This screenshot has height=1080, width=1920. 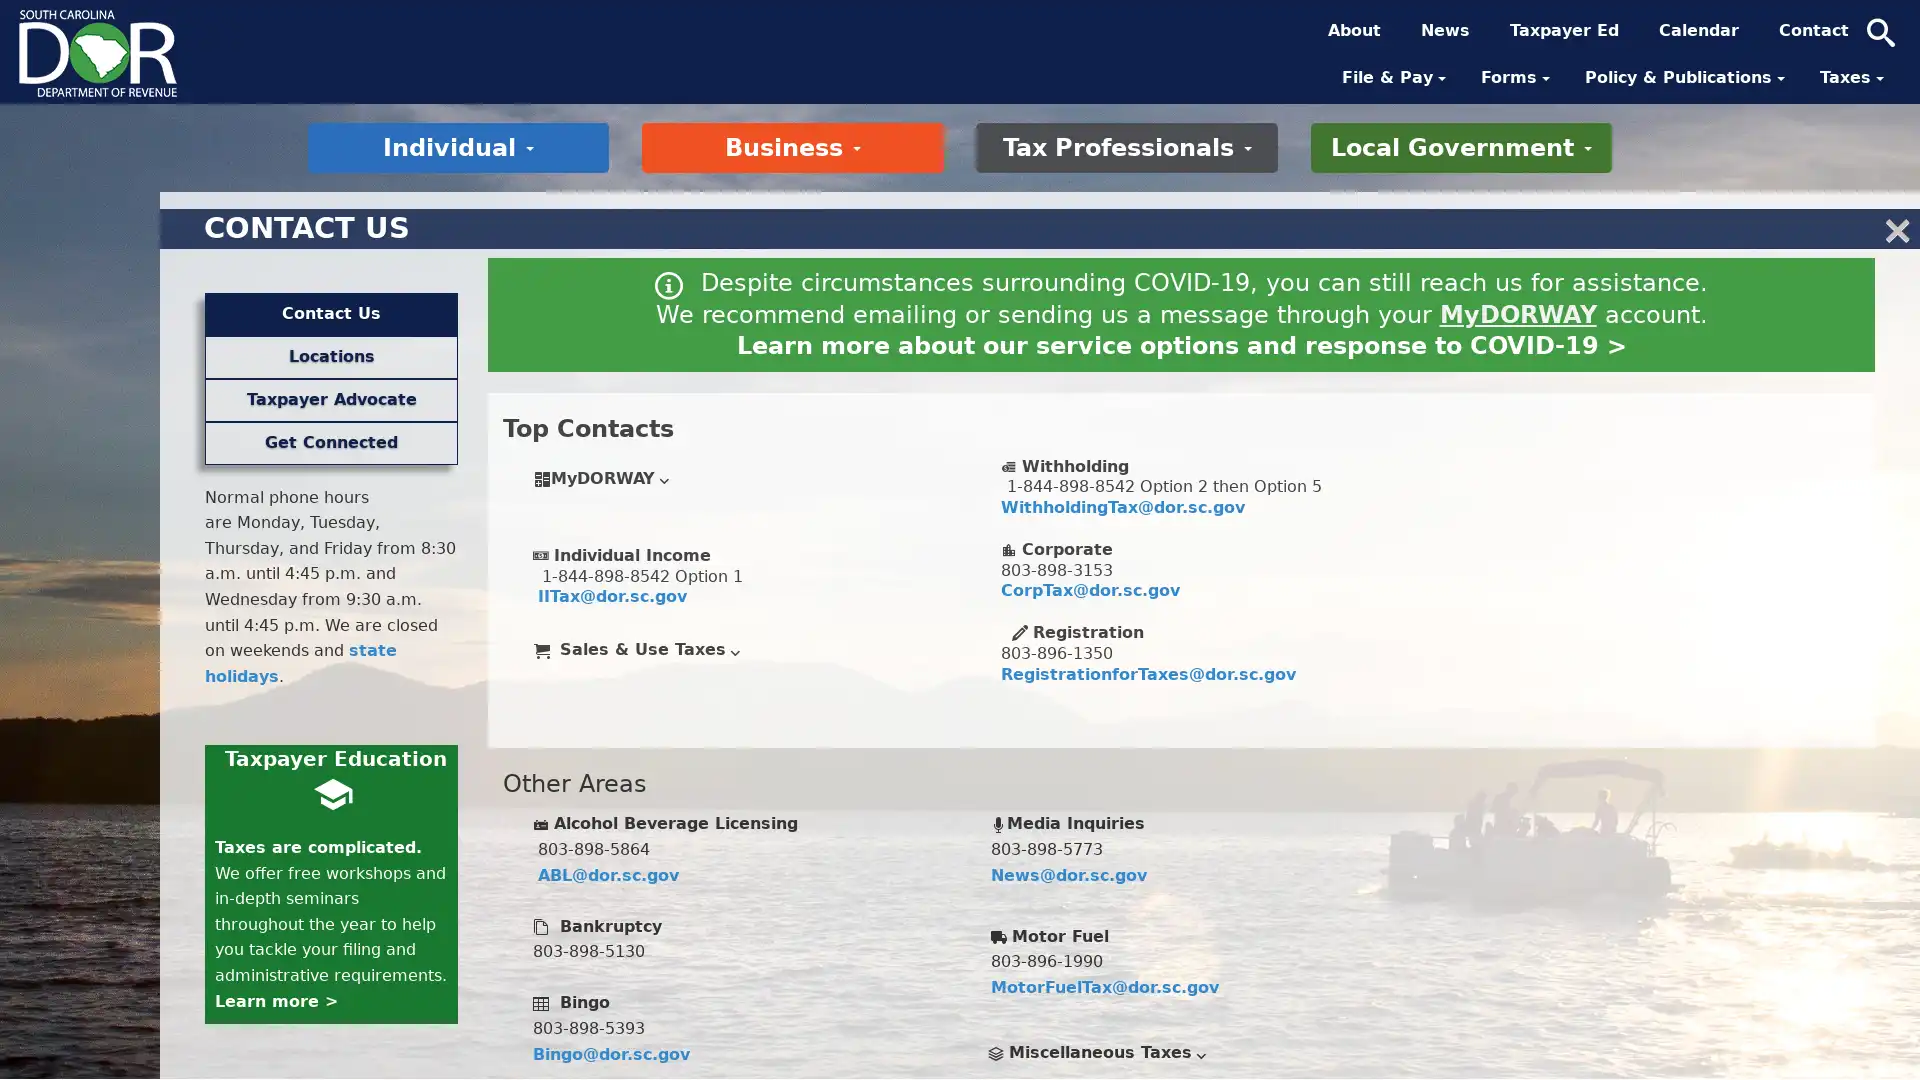 What do you see at coordinates (1460, 145) in the screenshot?
I see `Local Government` at bounding box center [1460, 145].